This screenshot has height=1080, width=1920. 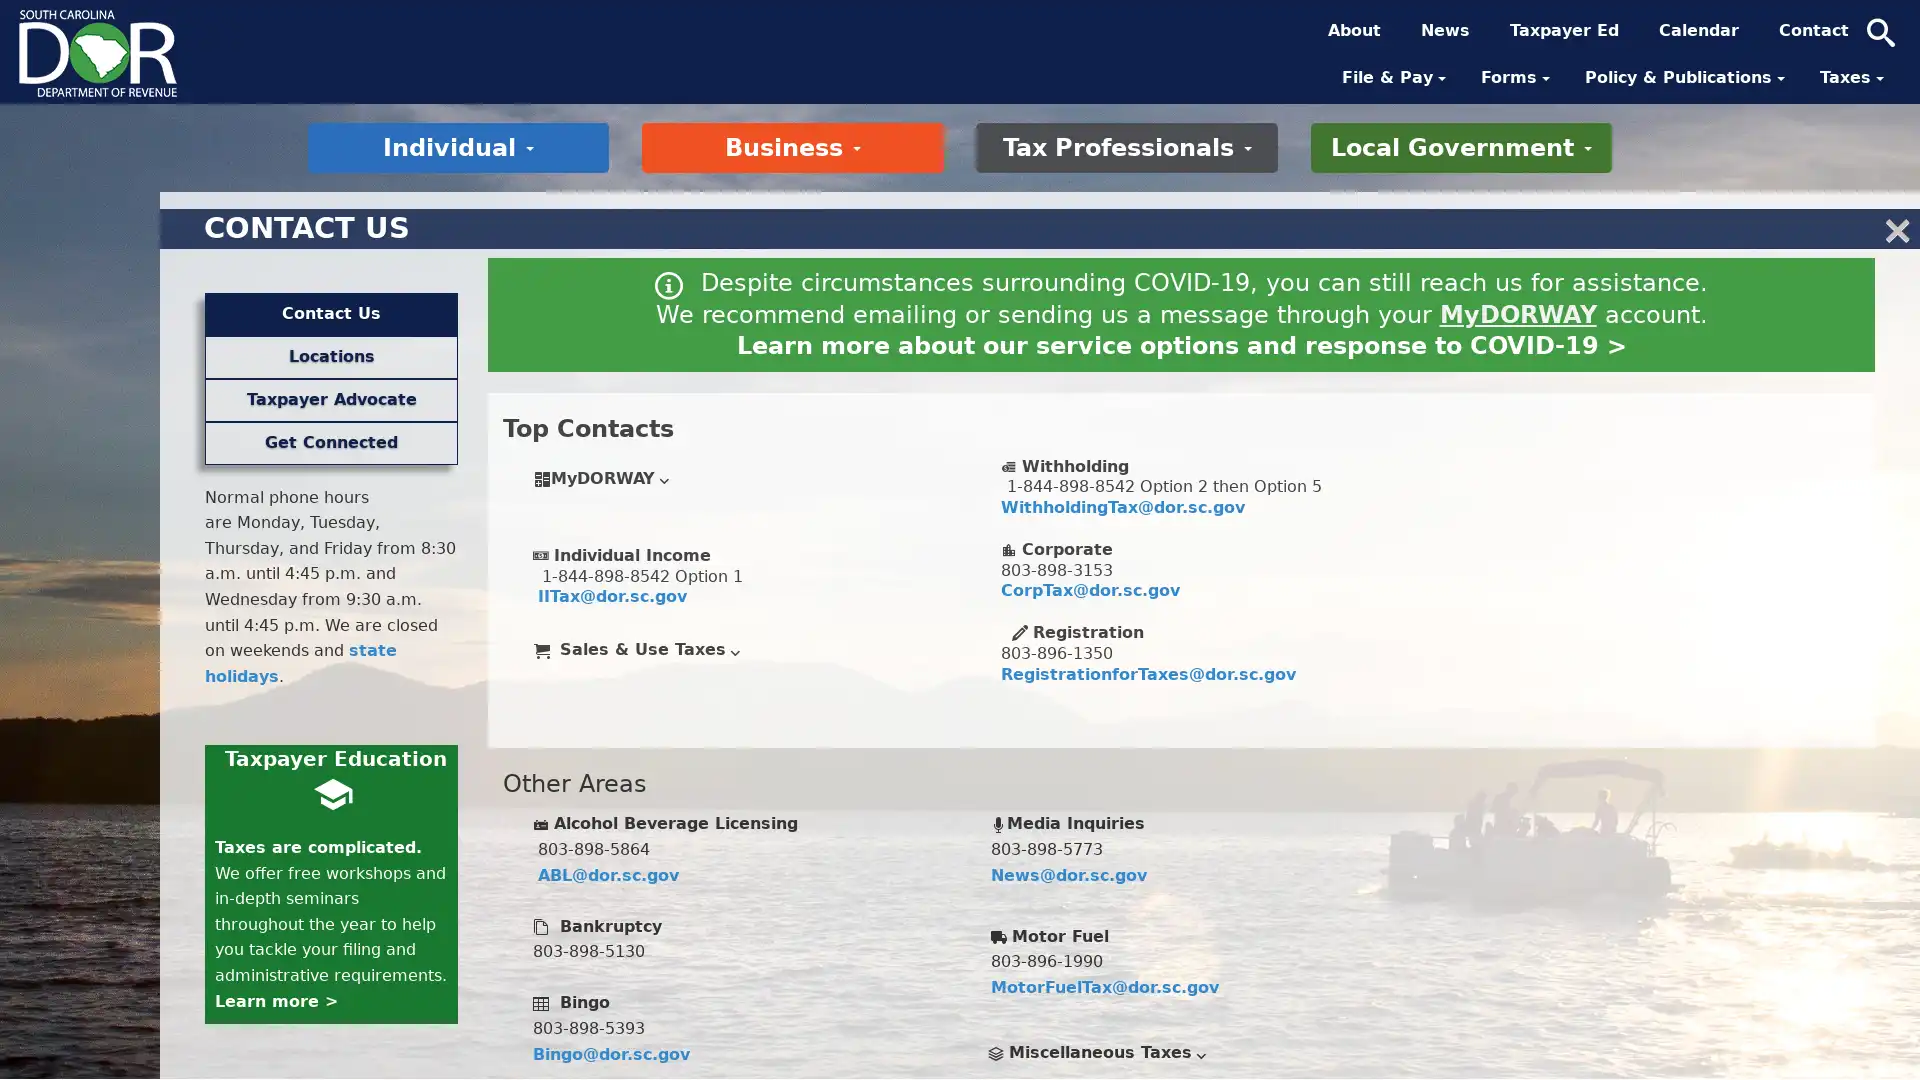 What do you see at coordinates (1460, 145) in the screenshot?
I see `Local Government` at bounding box center [1460, 145].